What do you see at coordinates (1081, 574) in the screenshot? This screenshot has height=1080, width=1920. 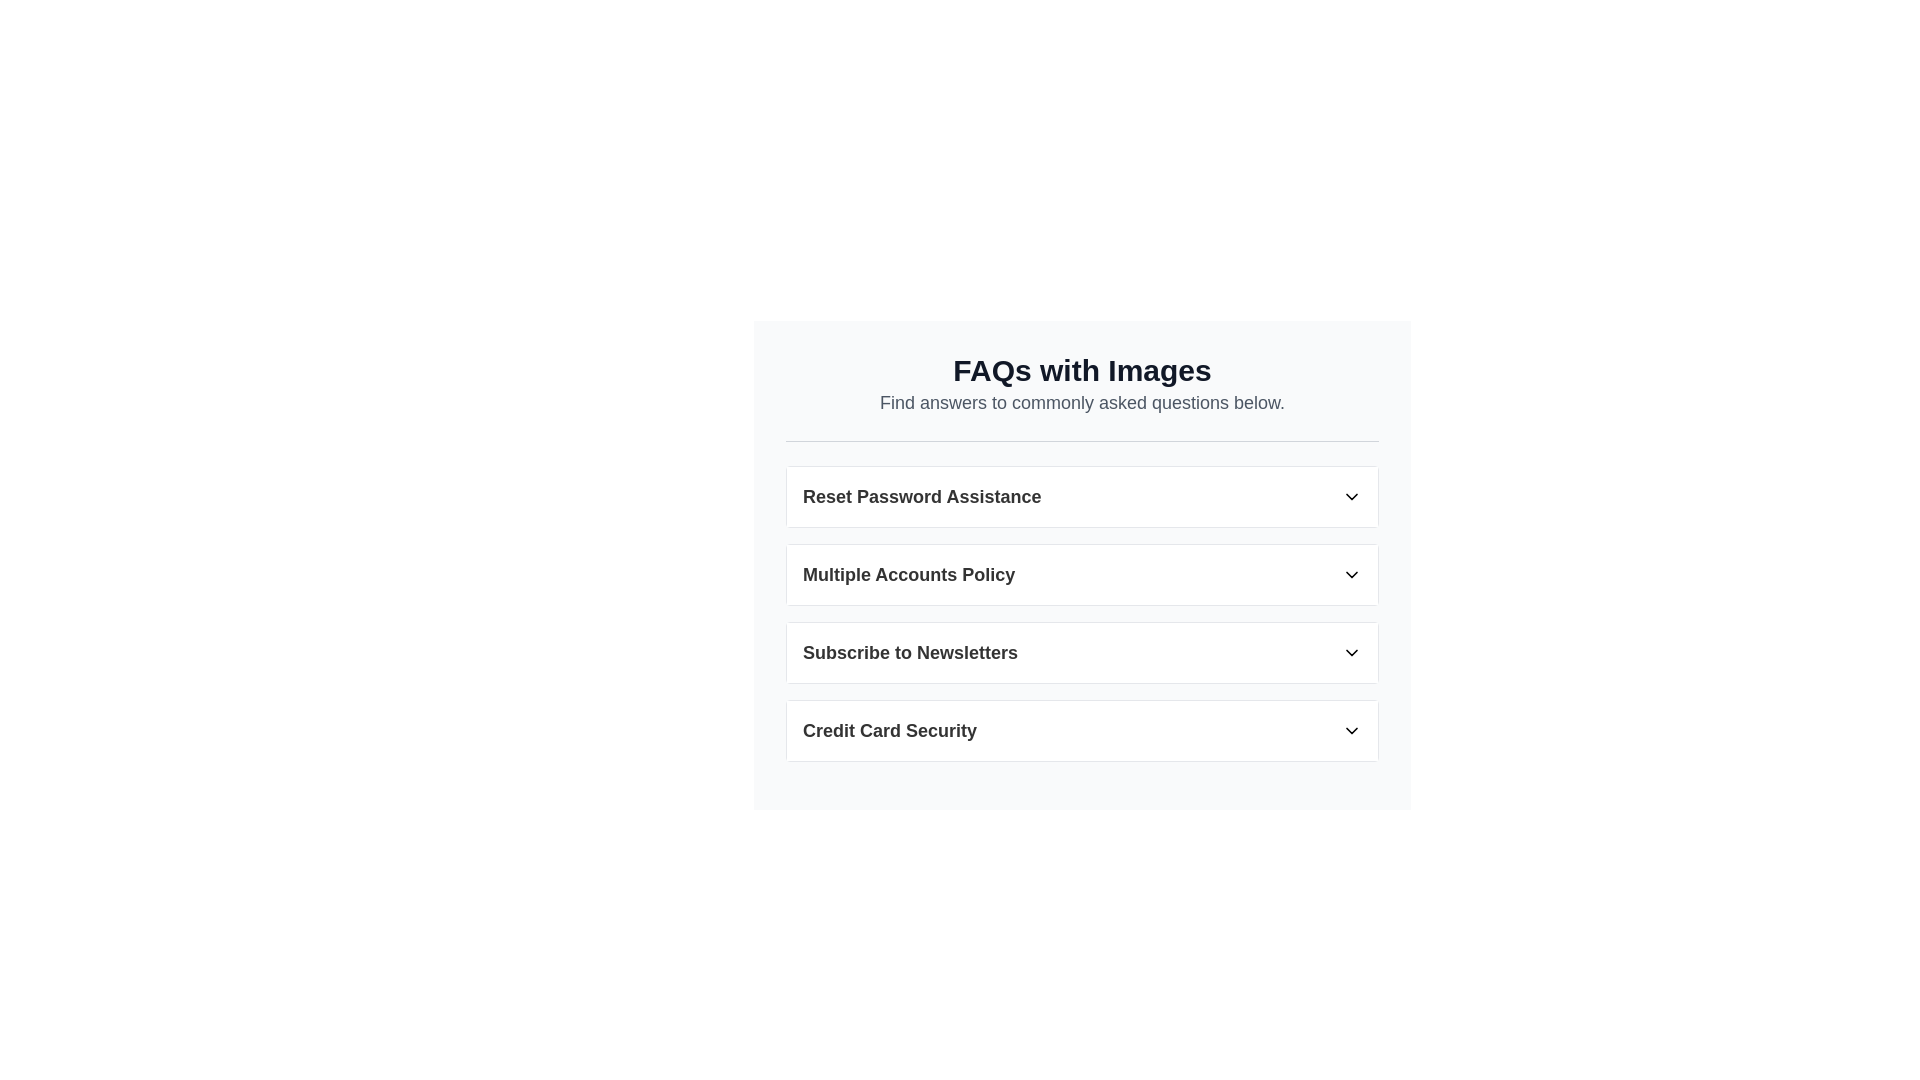 I see `the 'Multiple Accounts Policy' accordion header` at bounding box center [1081, 574].